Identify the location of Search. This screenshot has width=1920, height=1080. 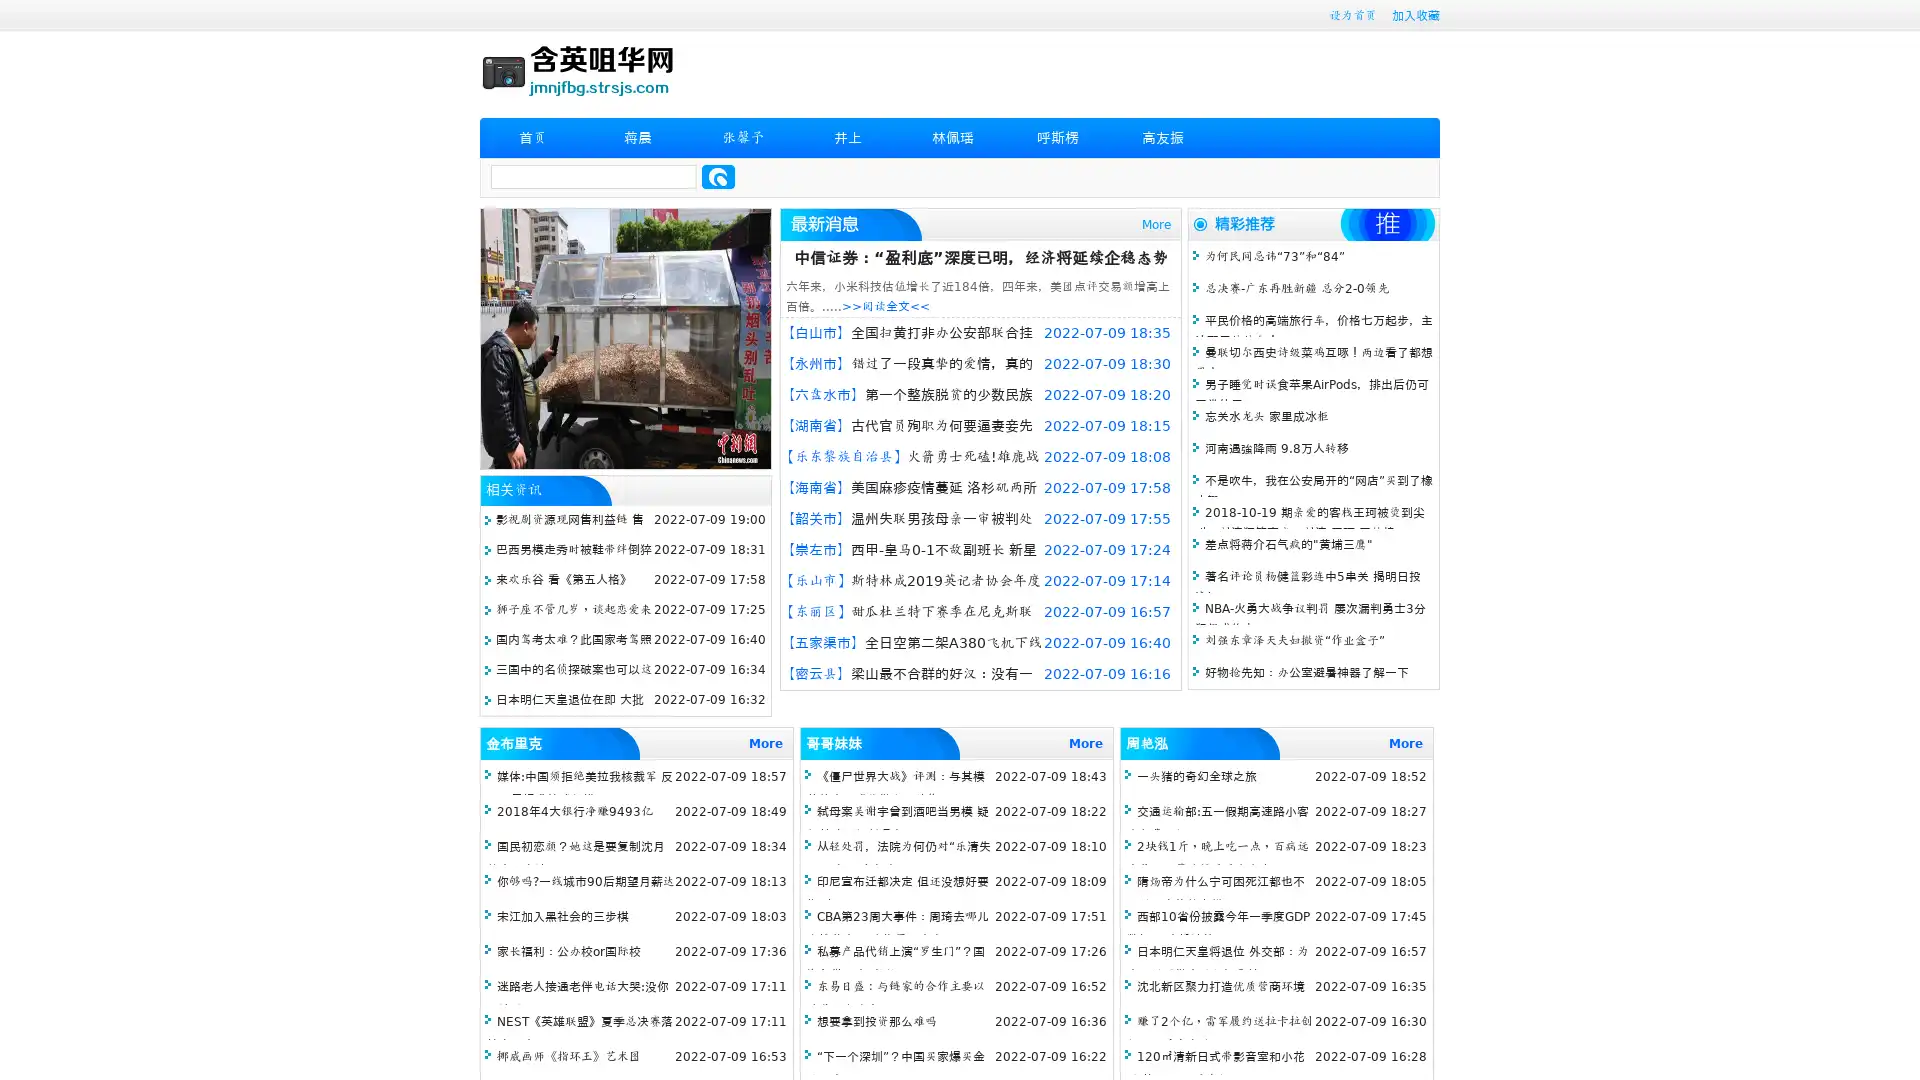
(718, 176).